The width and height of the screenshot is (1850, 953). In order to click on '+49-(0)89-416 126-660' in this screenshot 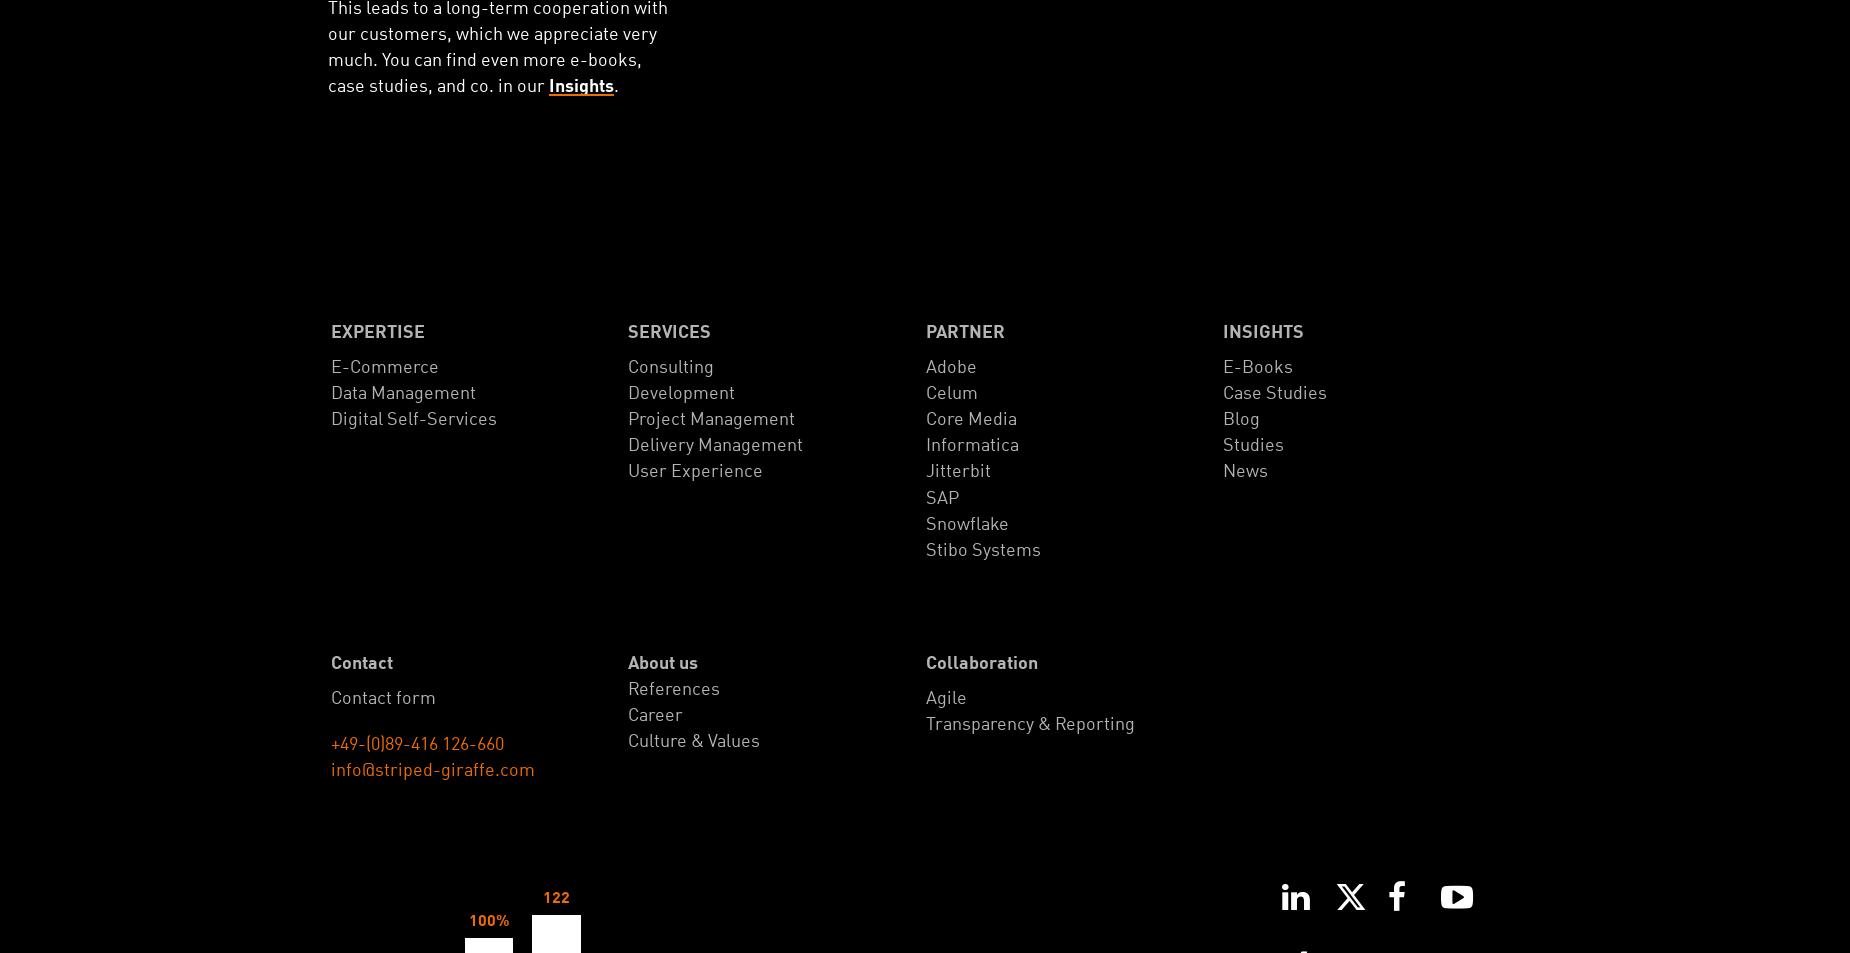, I will do `click(416, 744)`.